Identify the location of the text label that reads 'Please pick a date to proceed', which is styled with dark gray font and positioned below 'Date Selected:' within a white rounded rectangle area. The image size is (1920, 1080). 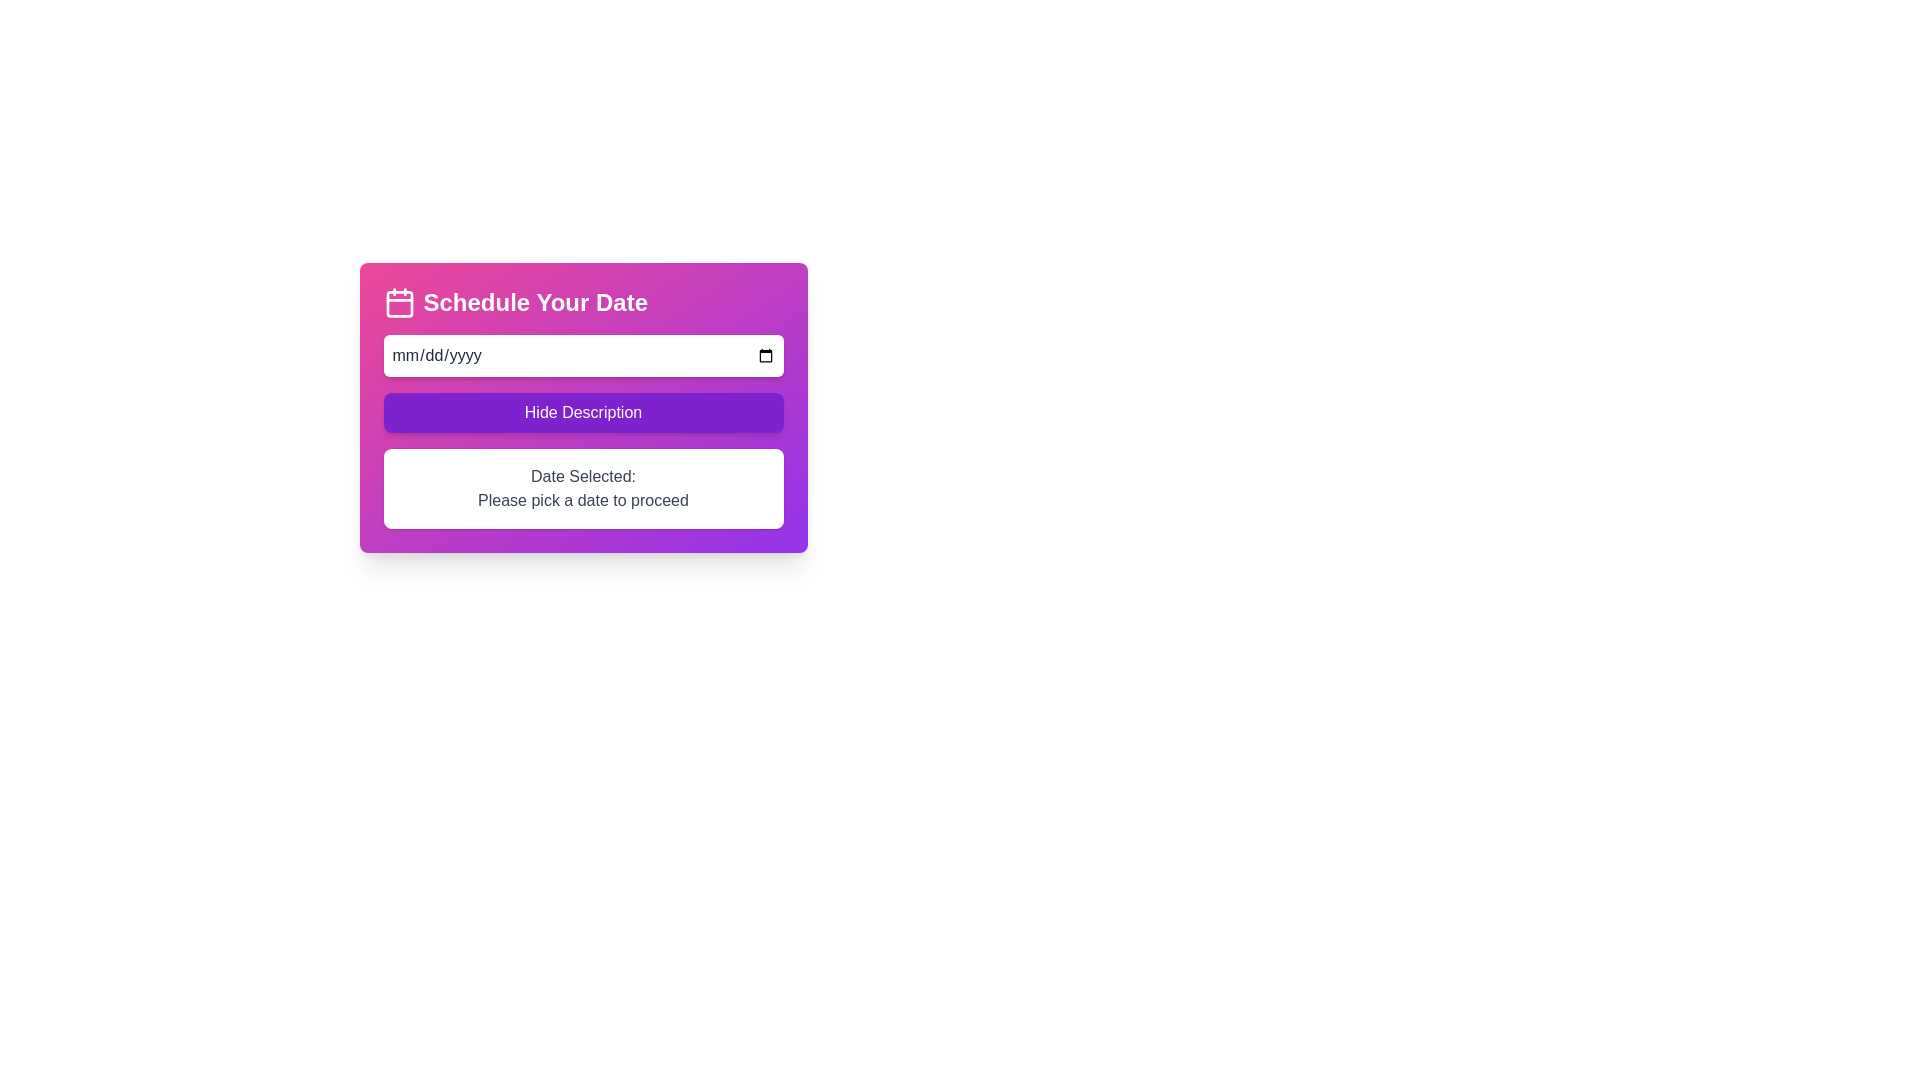
(582, 500).